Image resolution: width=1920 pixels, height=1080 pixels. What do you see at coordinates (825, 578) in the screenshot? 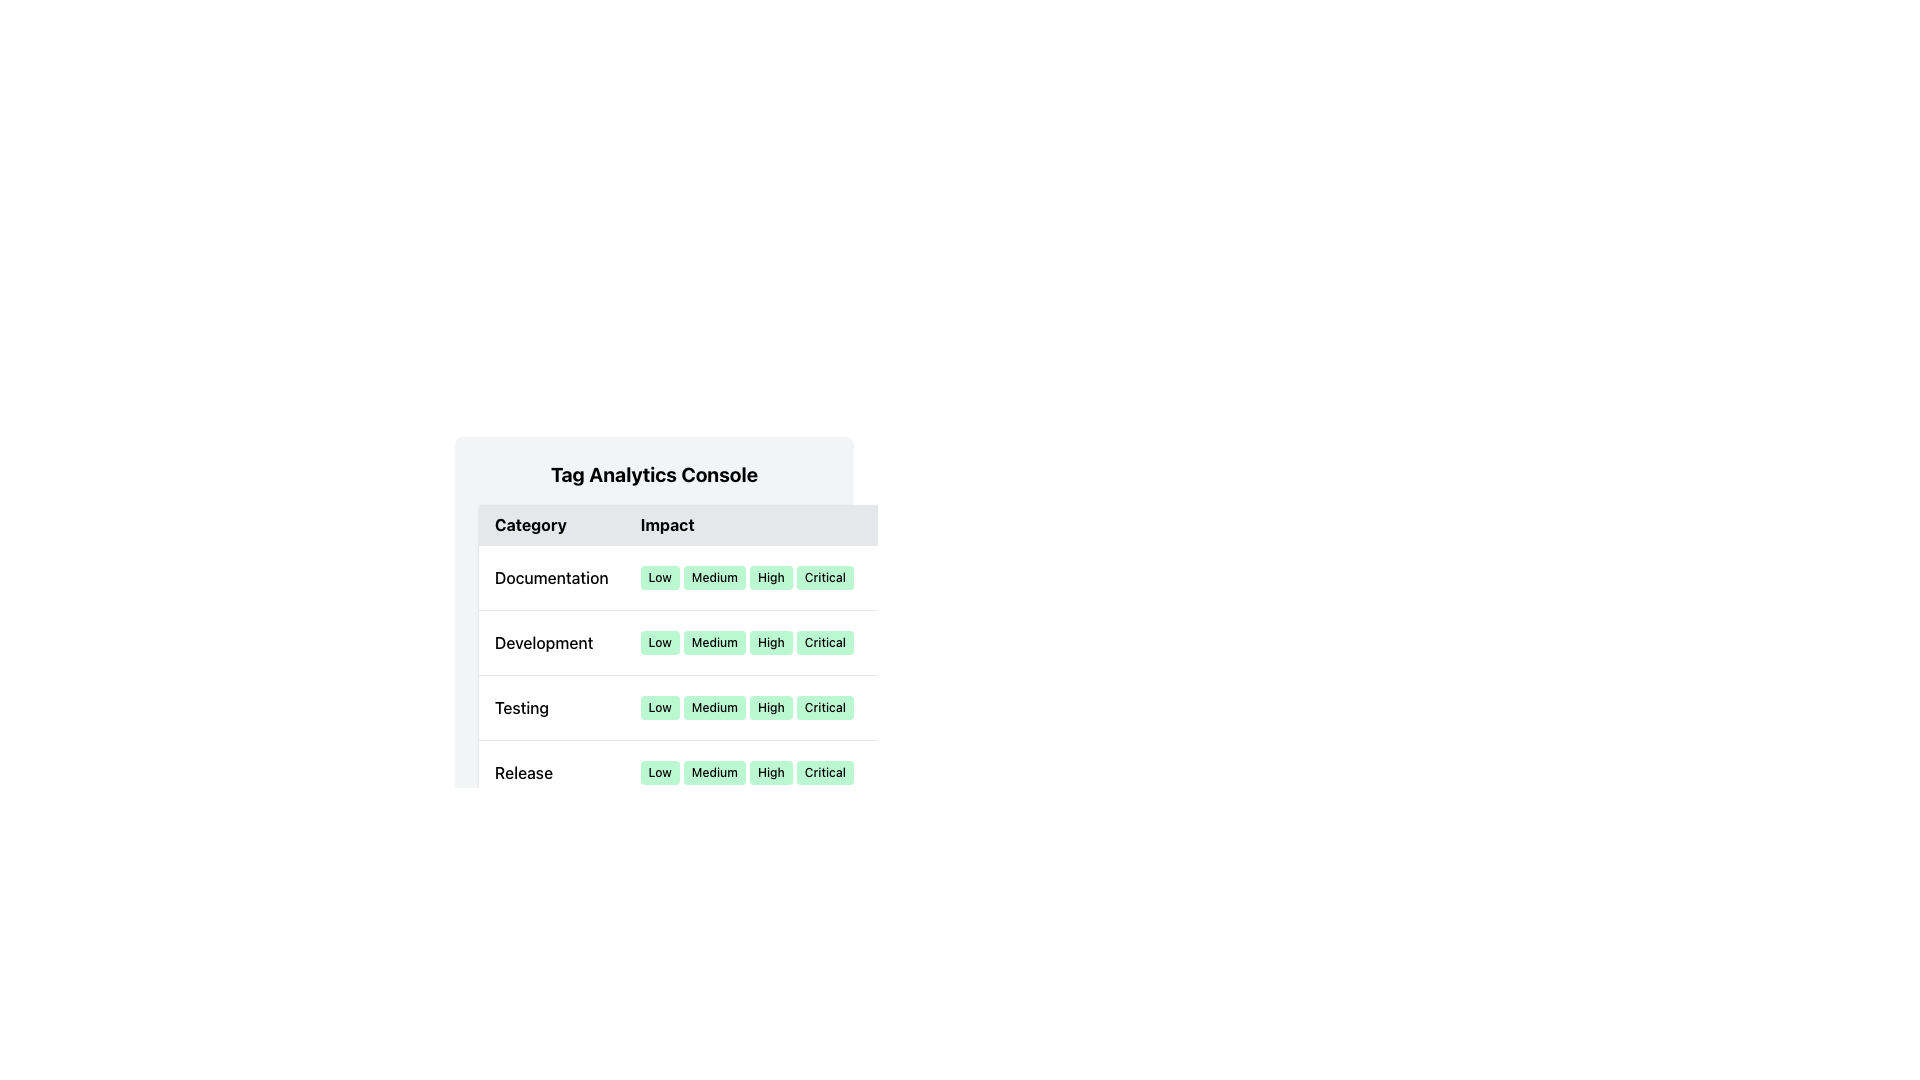
I see `the 'Critical' label which has a green background, rounded corners, and bold black text, positioned last in the horizontal list of impact labels` at bounding box center [825, 578].